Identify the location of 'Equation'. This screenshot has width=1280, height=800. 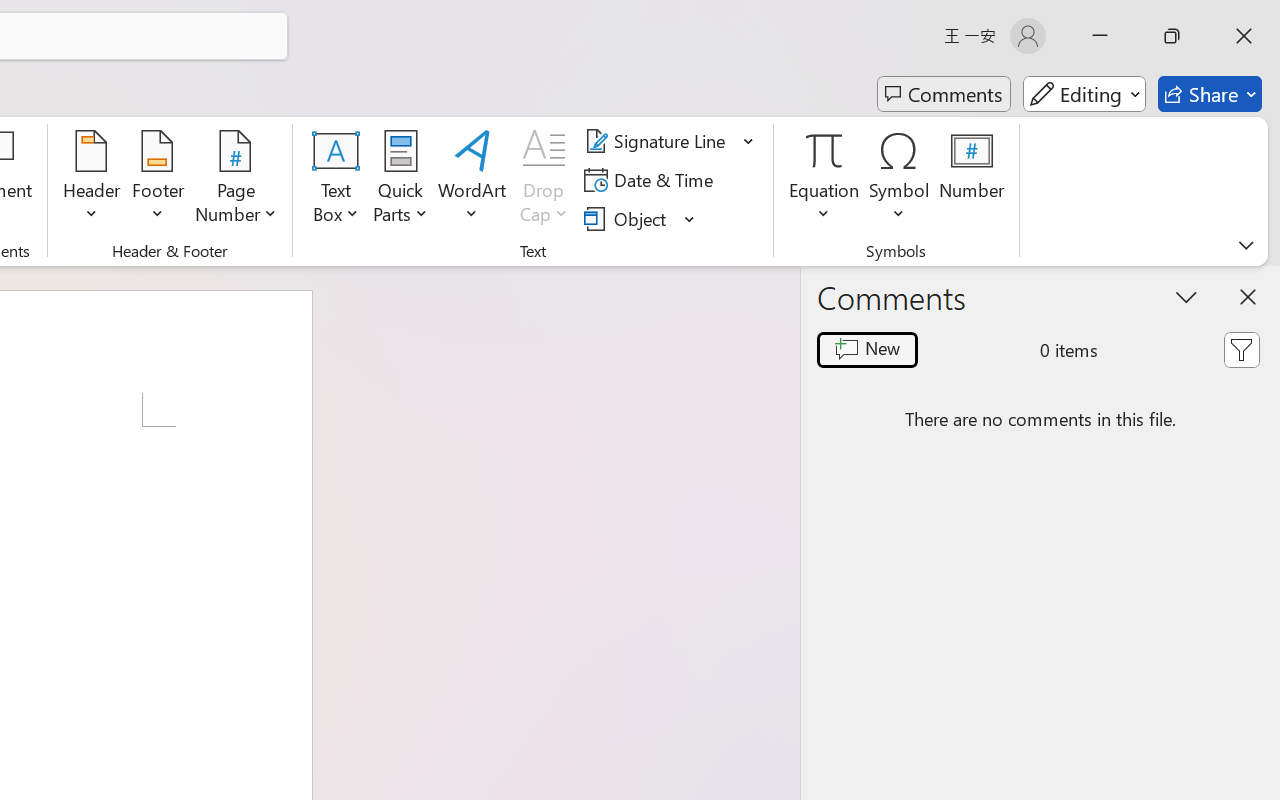
(824, 179).